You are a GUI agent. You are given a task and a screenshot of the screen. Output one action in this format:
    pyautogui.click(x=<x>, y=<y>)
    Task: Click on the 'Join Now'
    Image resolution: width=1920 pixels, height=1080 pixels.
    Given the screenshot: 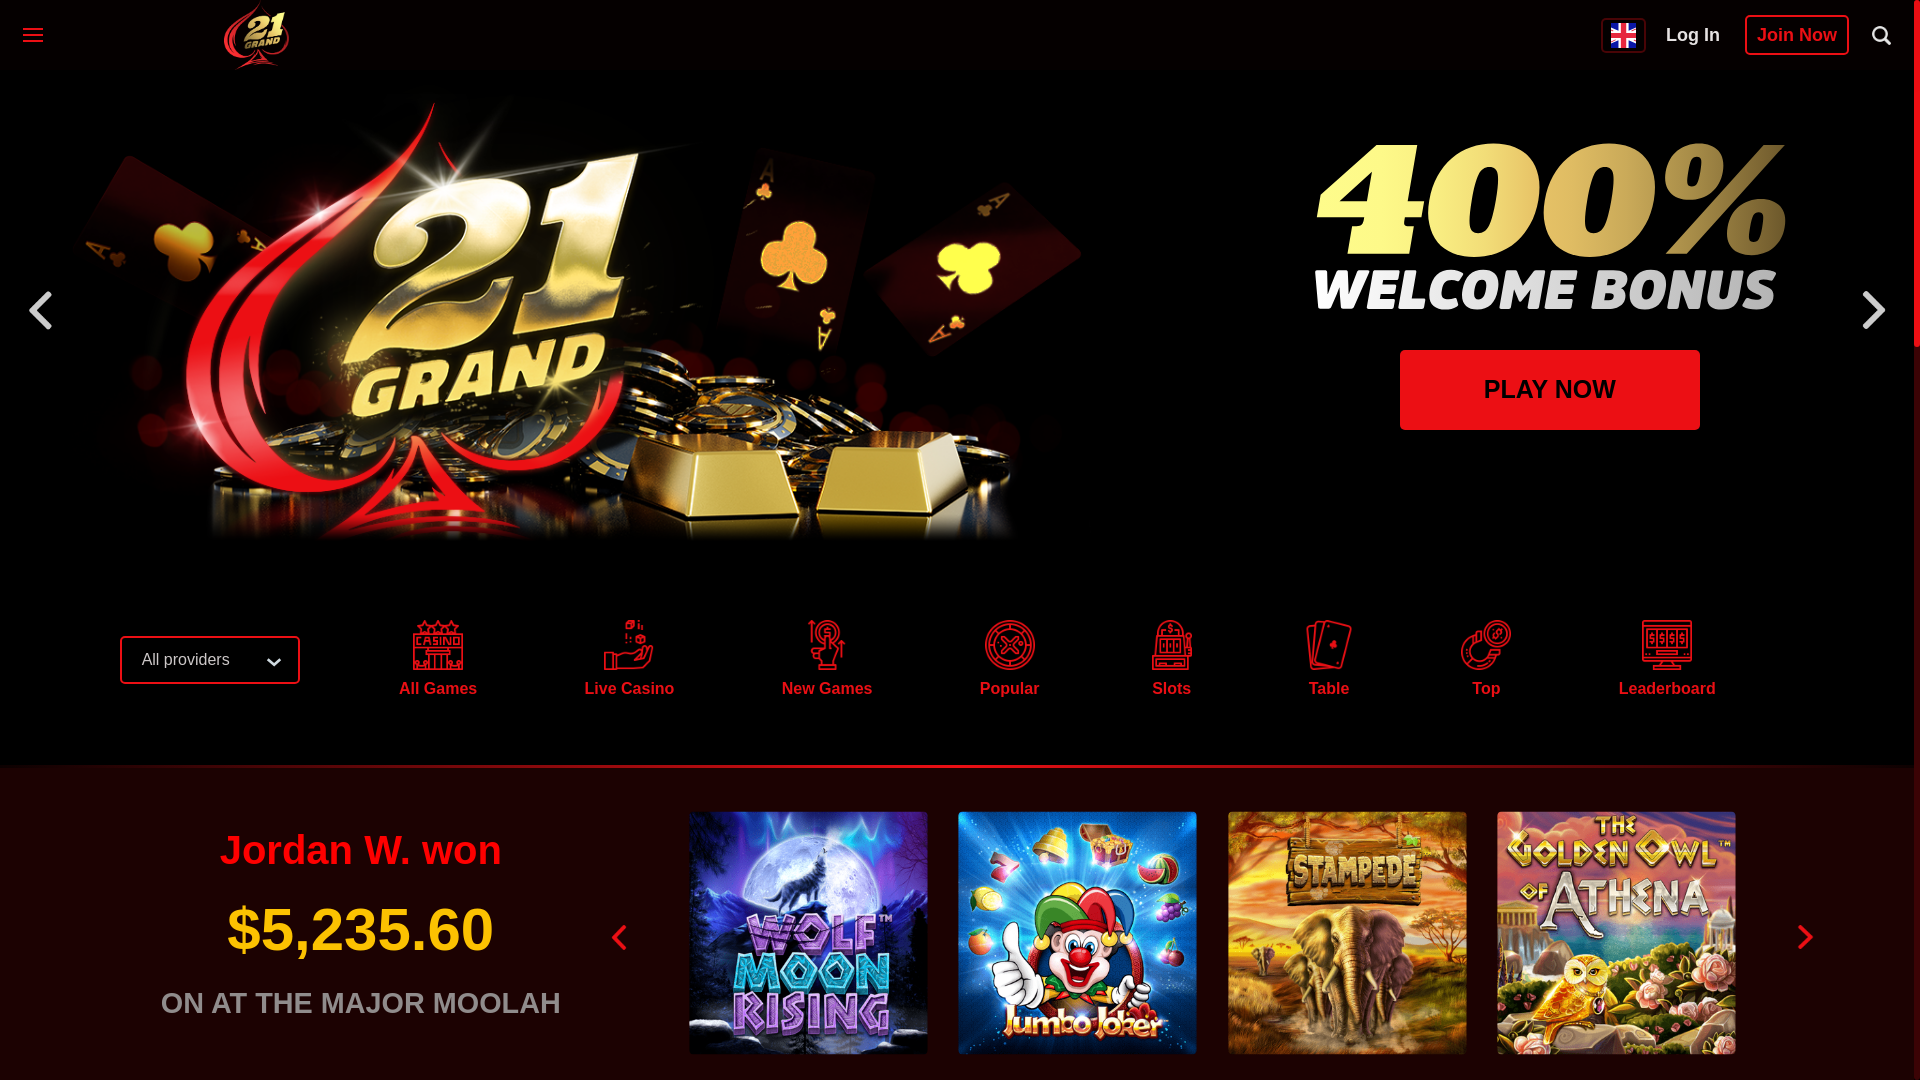 What is the action you would take?
    pyautogui.click(x=1796, y=34)
    